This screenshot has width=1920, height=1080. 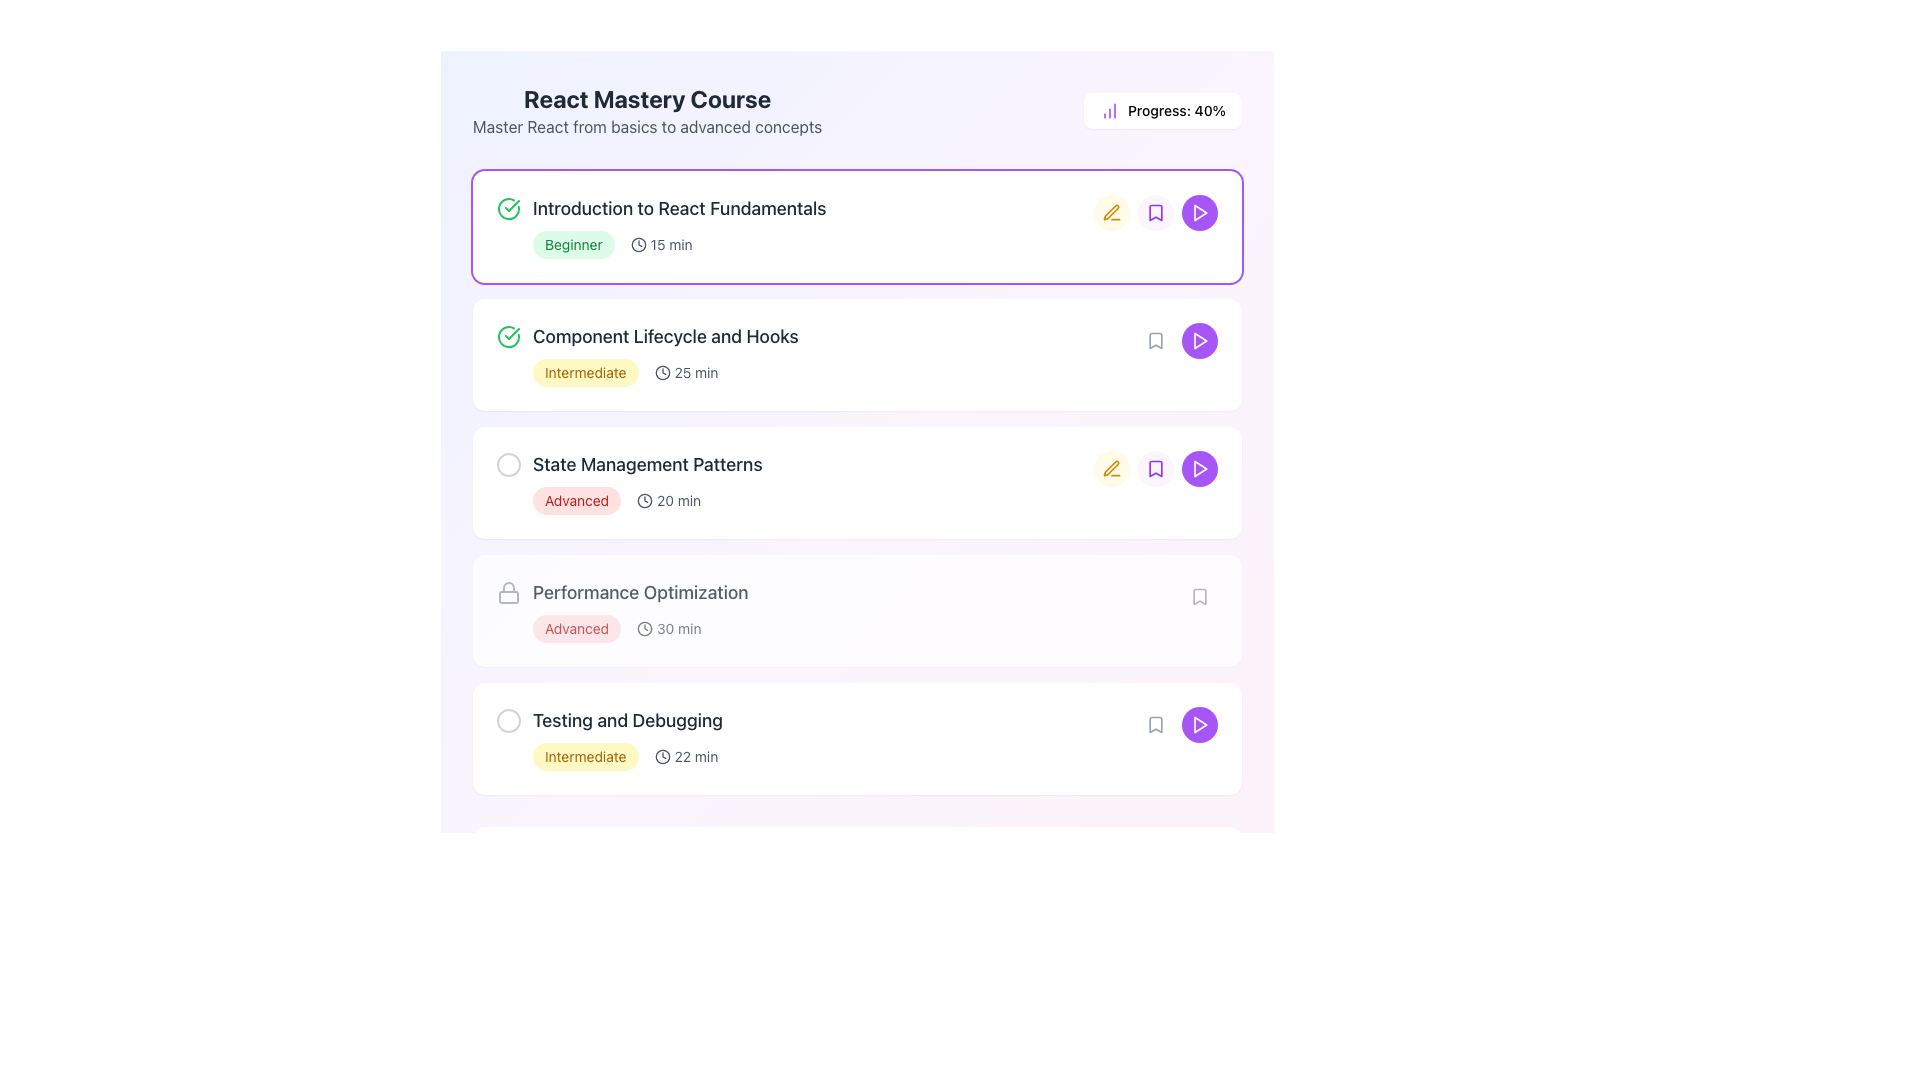 I want to click on the clock icon located to the left of the '25 min' text within the 'Component Lifecycle and Hooks' course list, so click(x=662, y=373).